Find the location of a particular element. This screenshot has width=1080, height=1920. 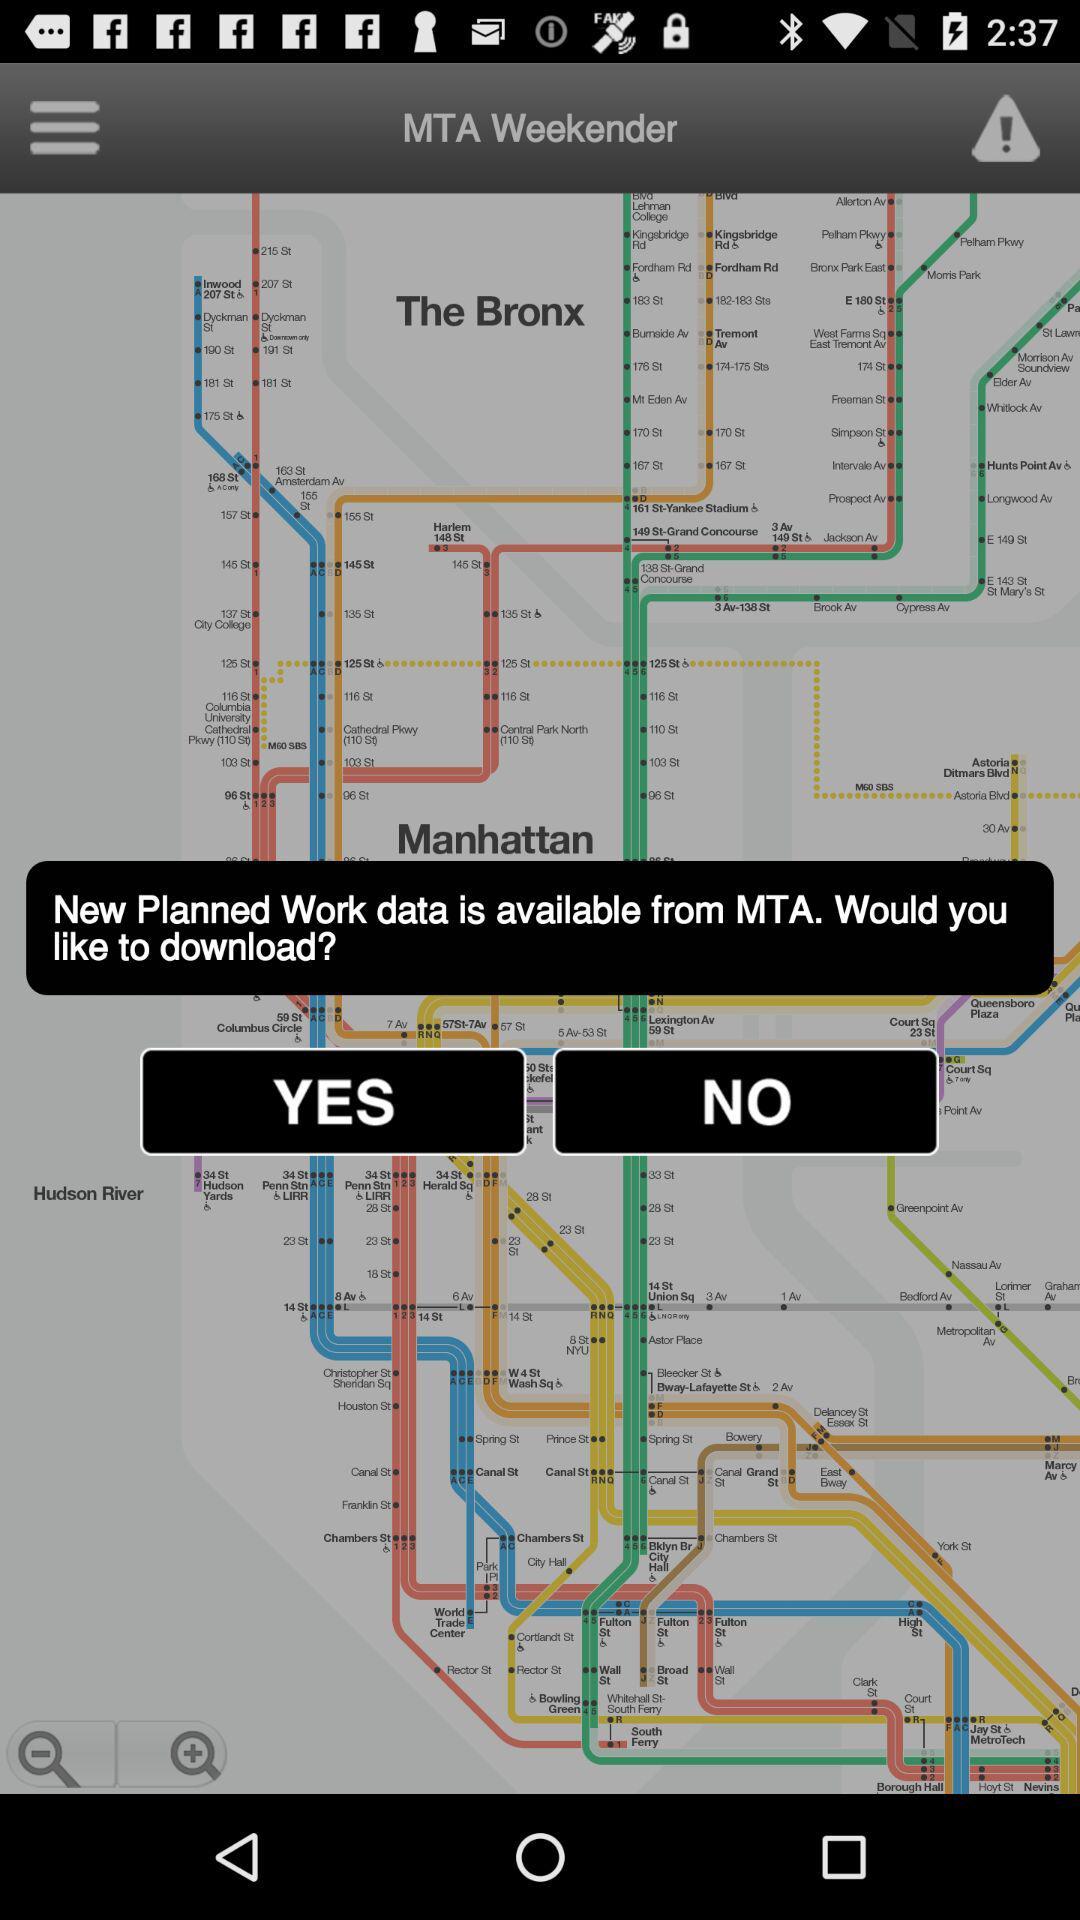

the icon on the right is located at coordinates (745, 1100).